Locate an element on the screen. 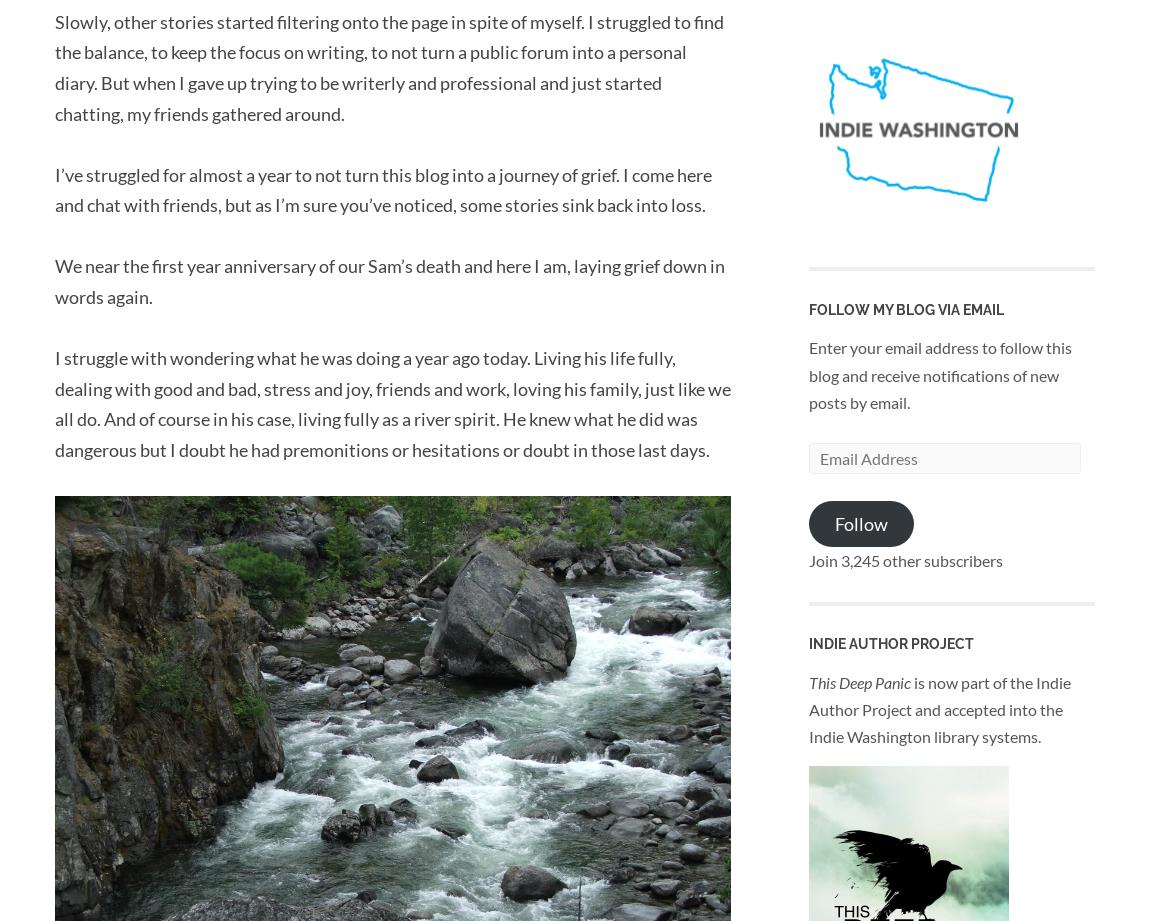 The image size is (1150, 921). 'Slowly, other stories started filtering onto the page in spite of myself. I struggled to find the balance, to keep the focus on writing, to not turn a public forum into a personal diary. But when I gave up trying to be writerly and professional and just started chatting, my friends gathered around.' is located at coordinates (389, 66).